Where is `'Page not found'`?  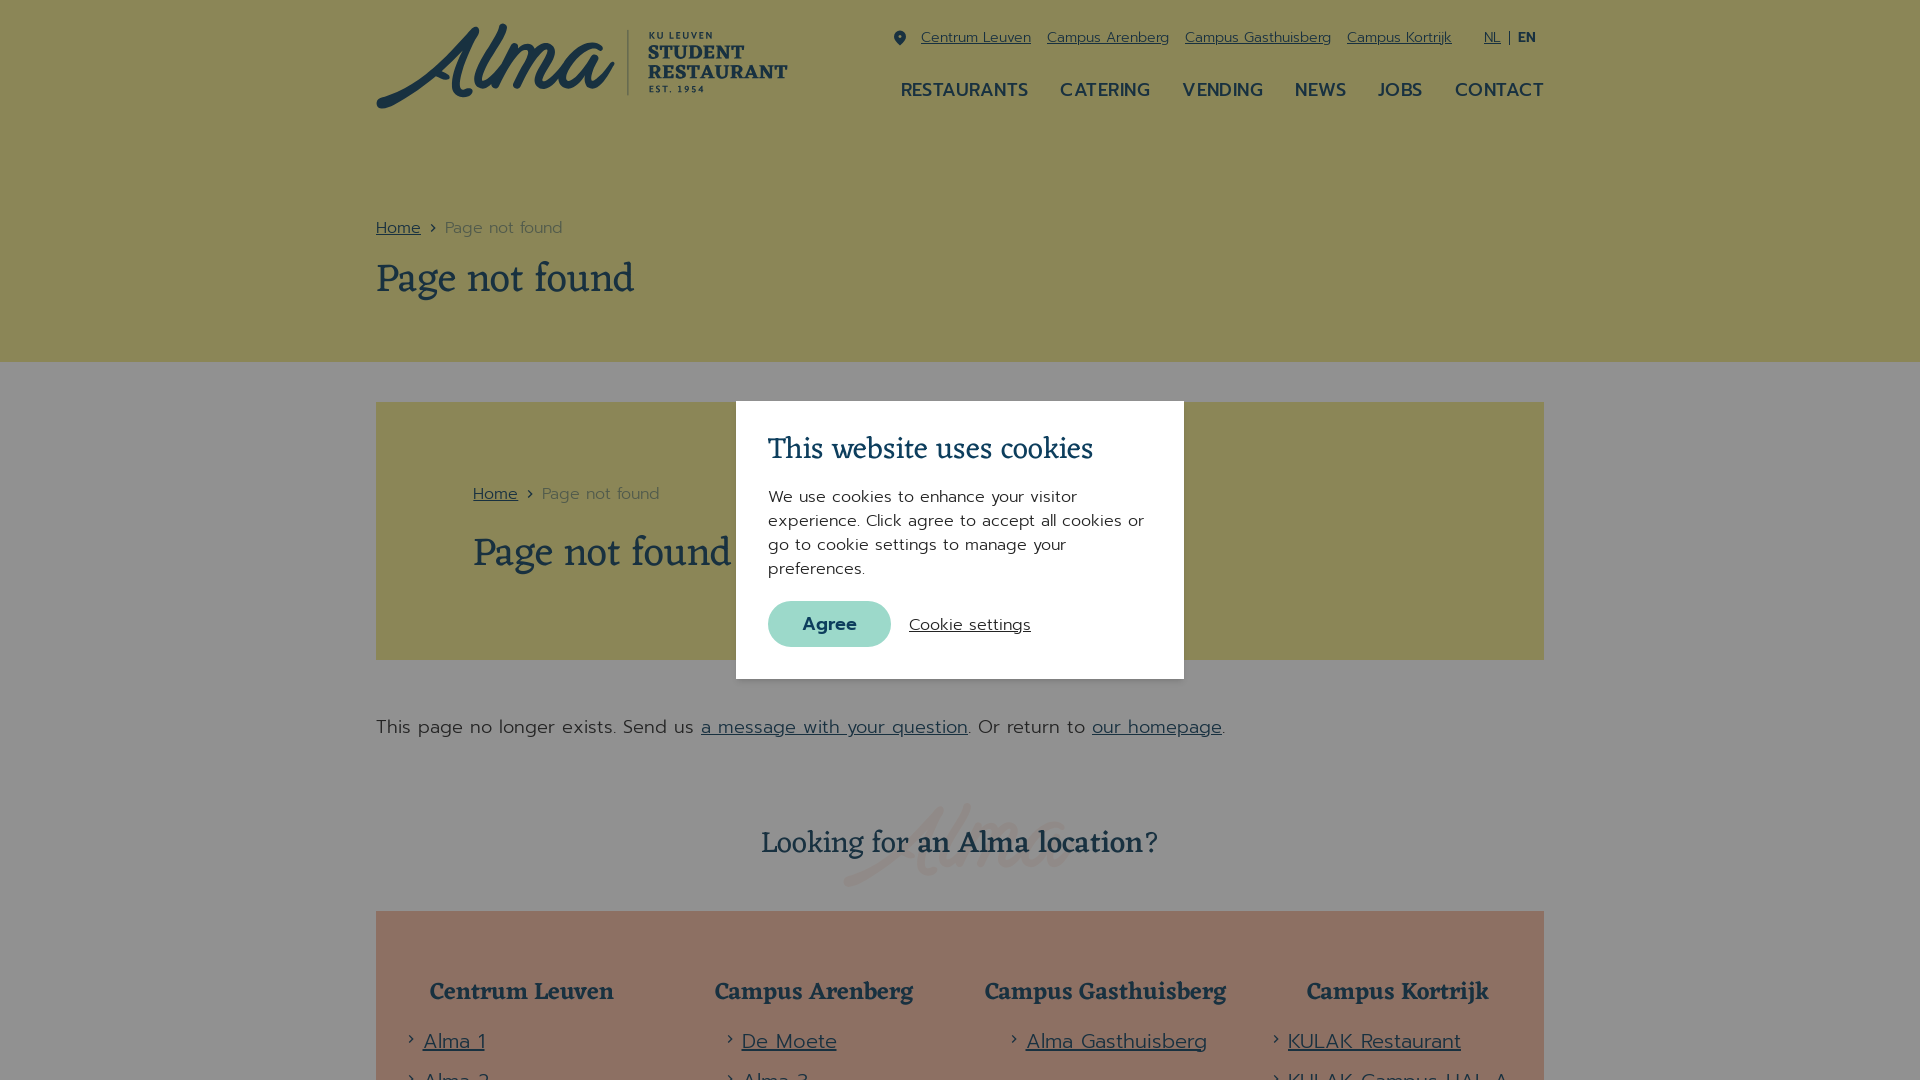
'Page not found' is located at coordinates (504, 226).